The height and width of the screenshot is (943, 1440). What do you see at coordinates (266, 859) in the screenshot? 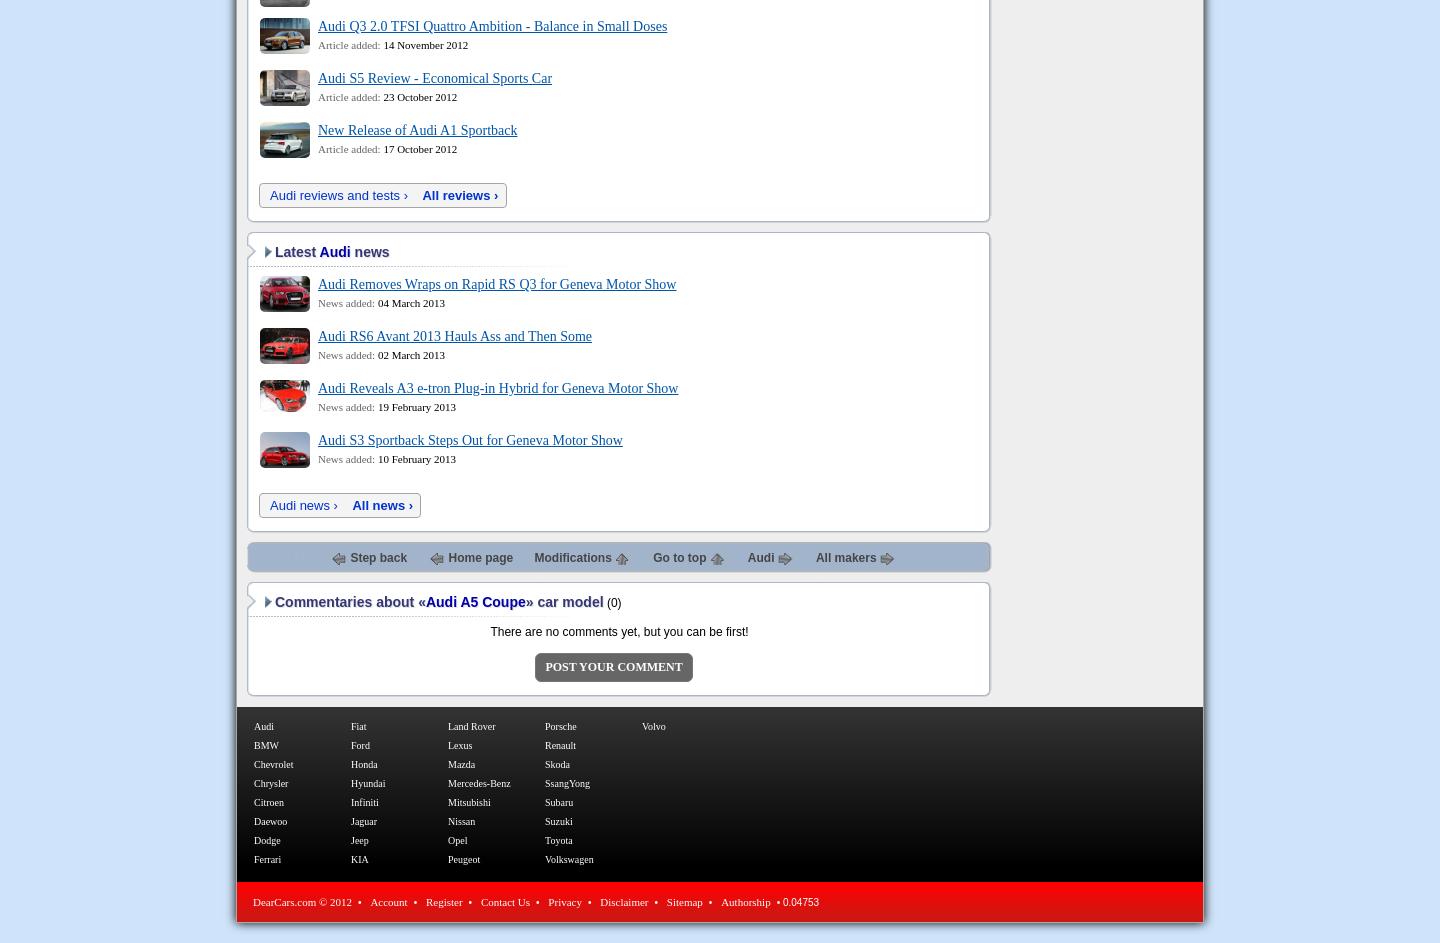
I see `'Ferrari'` at bounding box center [266, 859].